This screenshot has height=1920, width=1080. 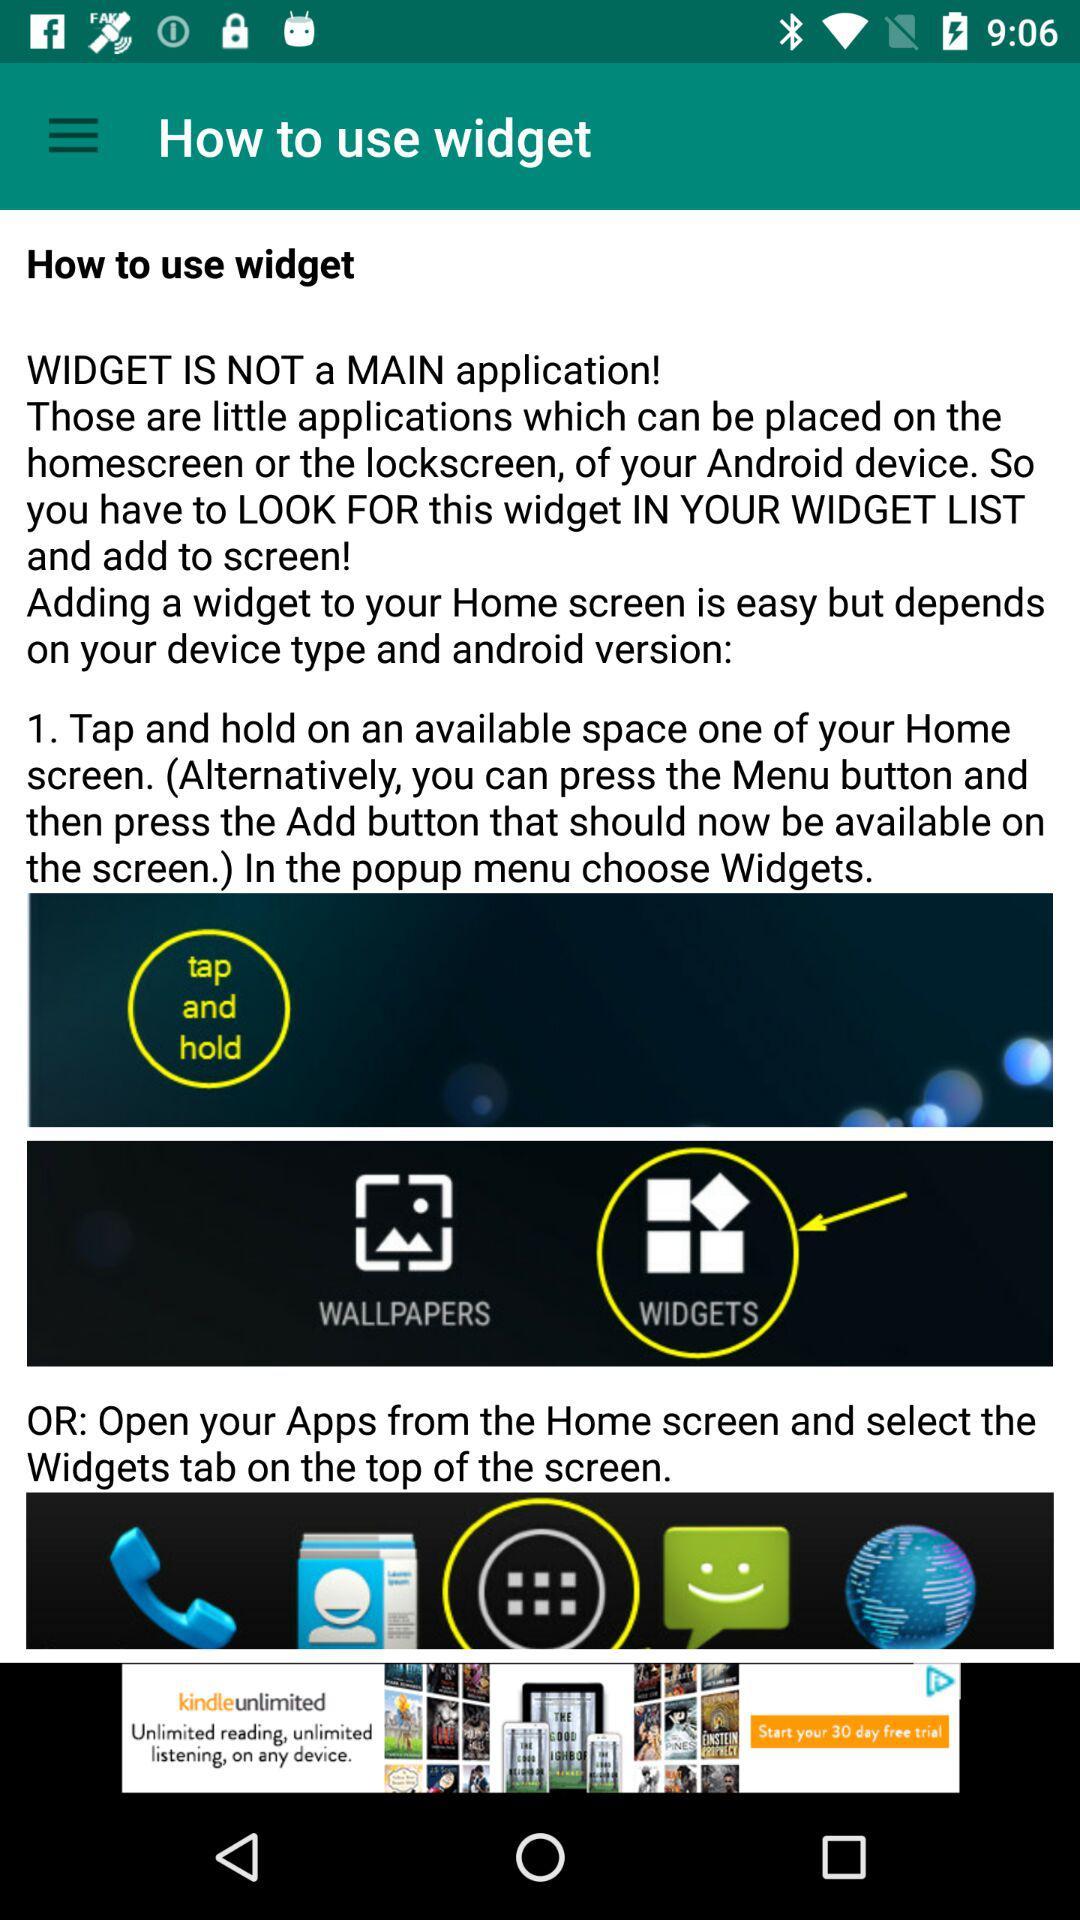 I want to click on space where you access advertising, so click(x=540, y=1727).